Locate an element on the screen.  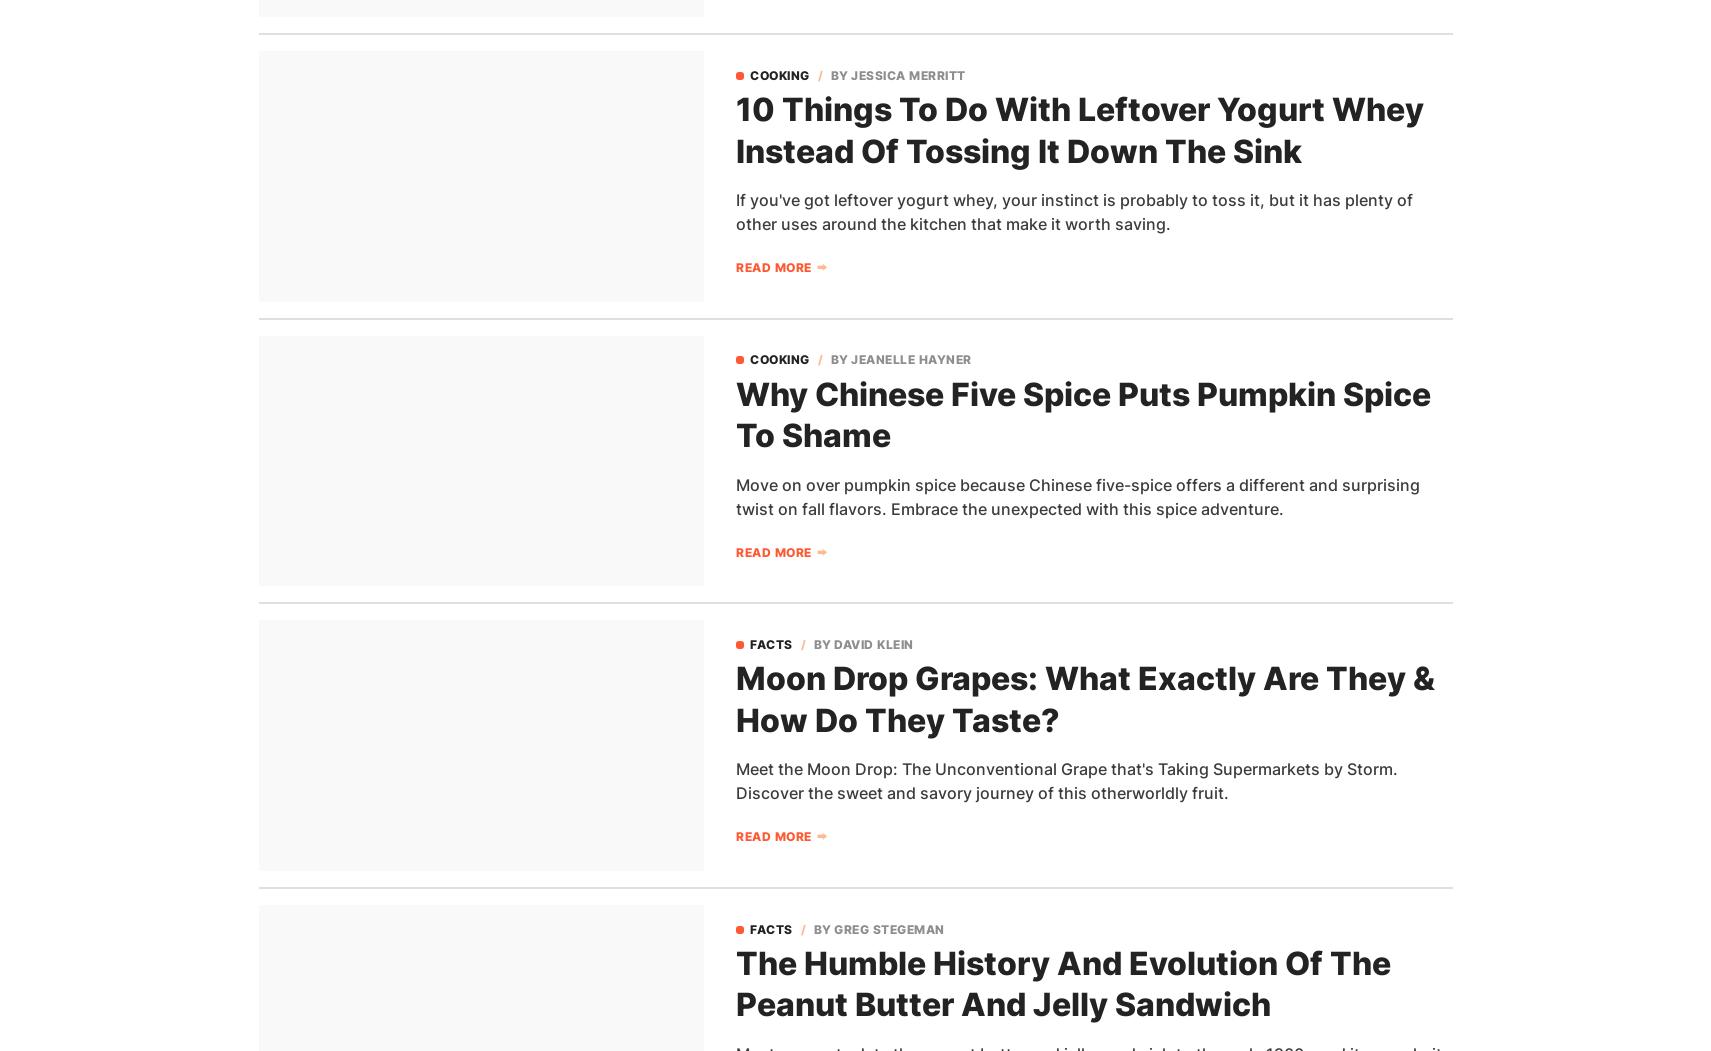
'Jeanelle Hayner' is located at coordinates (910, 359).